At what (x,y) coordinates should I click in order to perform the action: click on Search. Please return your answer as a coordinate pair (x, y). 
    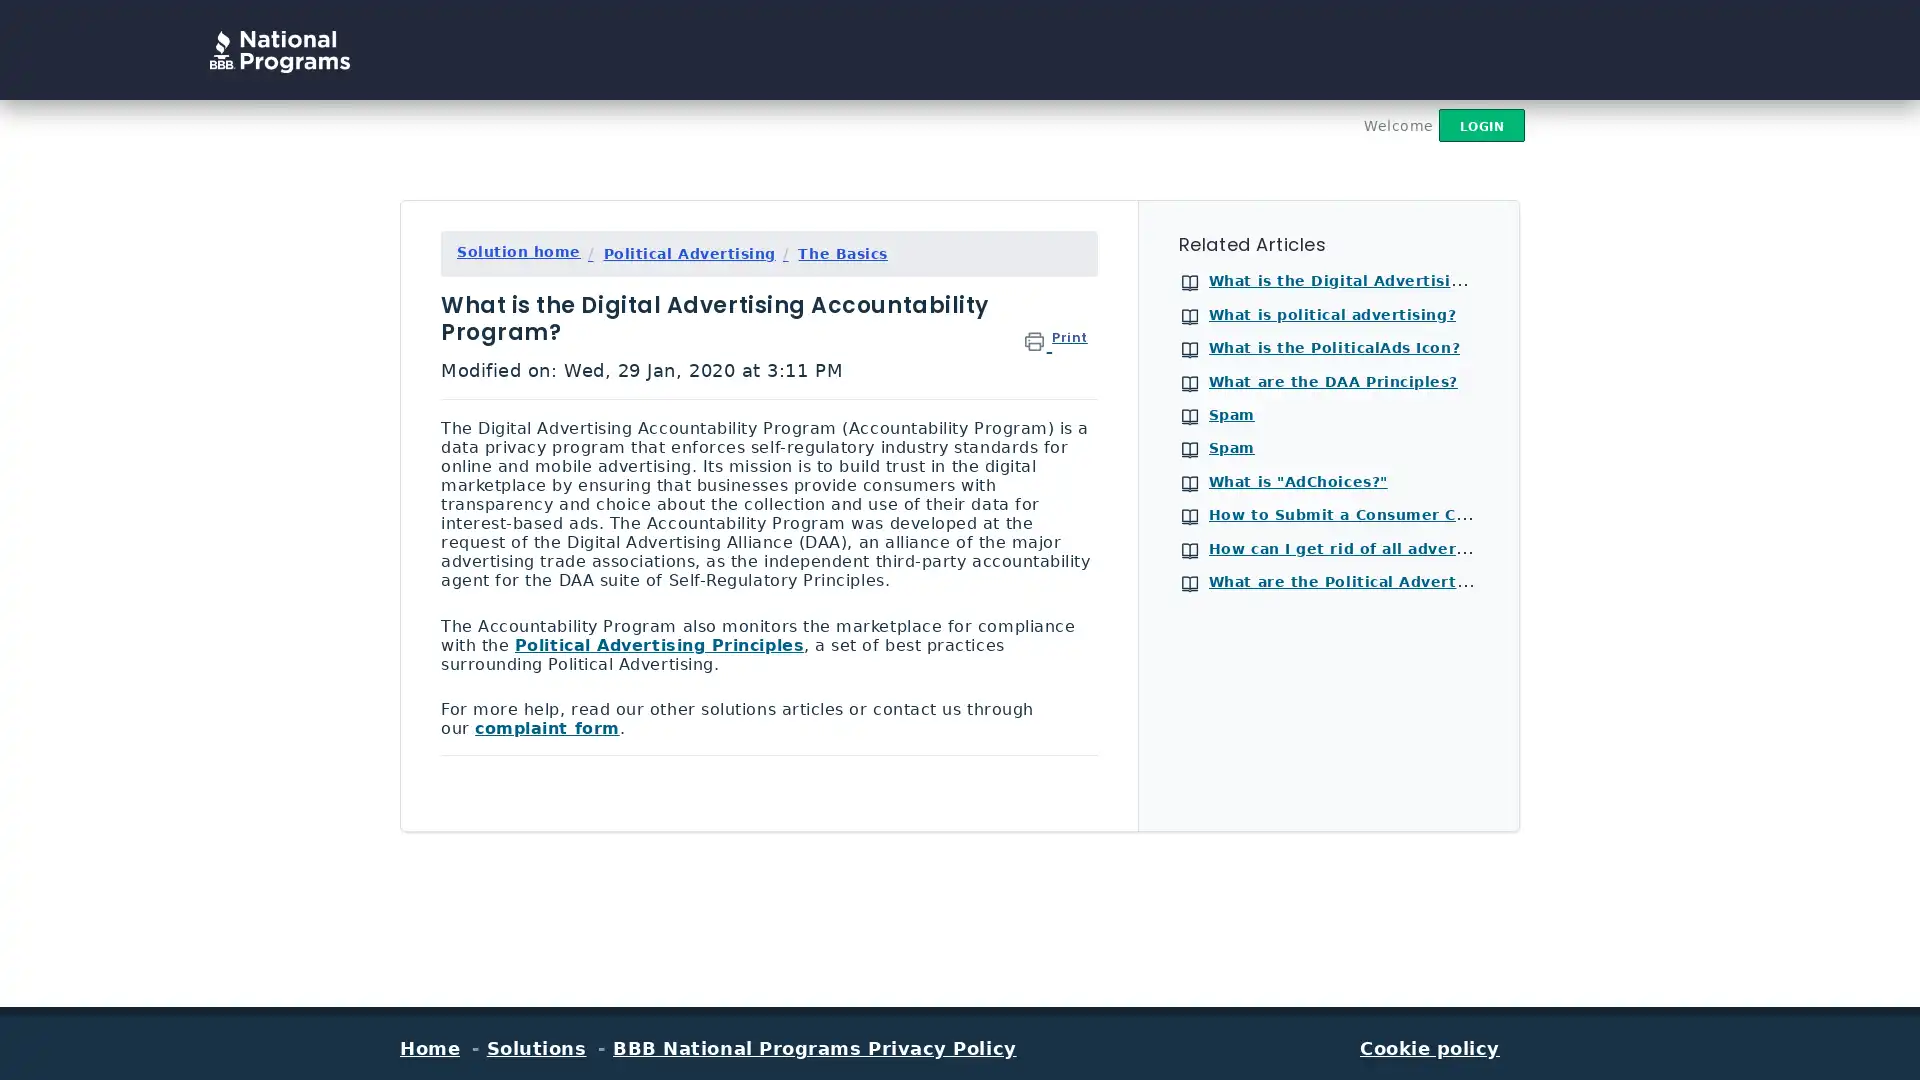
    Looking at the image, I should click on (441, 75).